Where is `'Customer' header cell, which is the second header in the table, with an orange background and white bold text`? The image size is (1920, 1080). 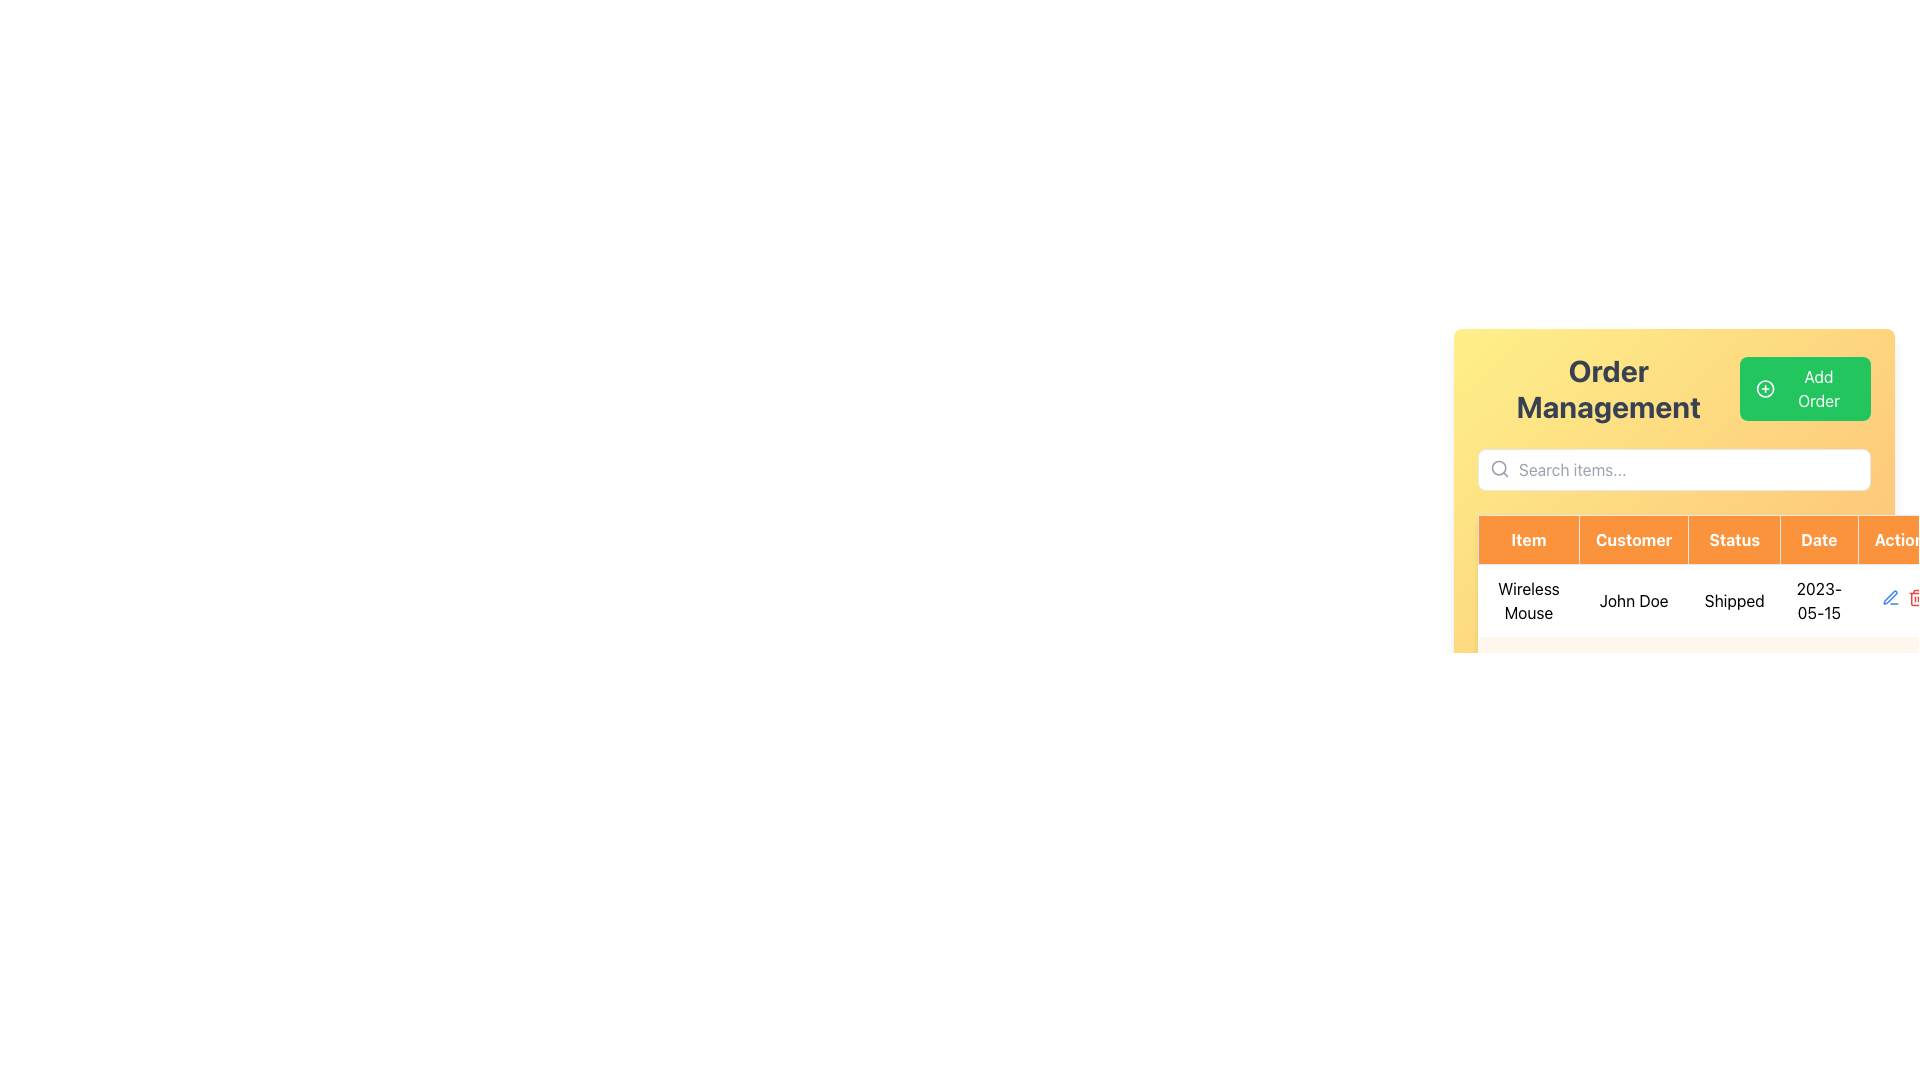
'Customer' header cell, which is the second header in the table, with an orange background and white bold text is located at coordinates (1634, 540).